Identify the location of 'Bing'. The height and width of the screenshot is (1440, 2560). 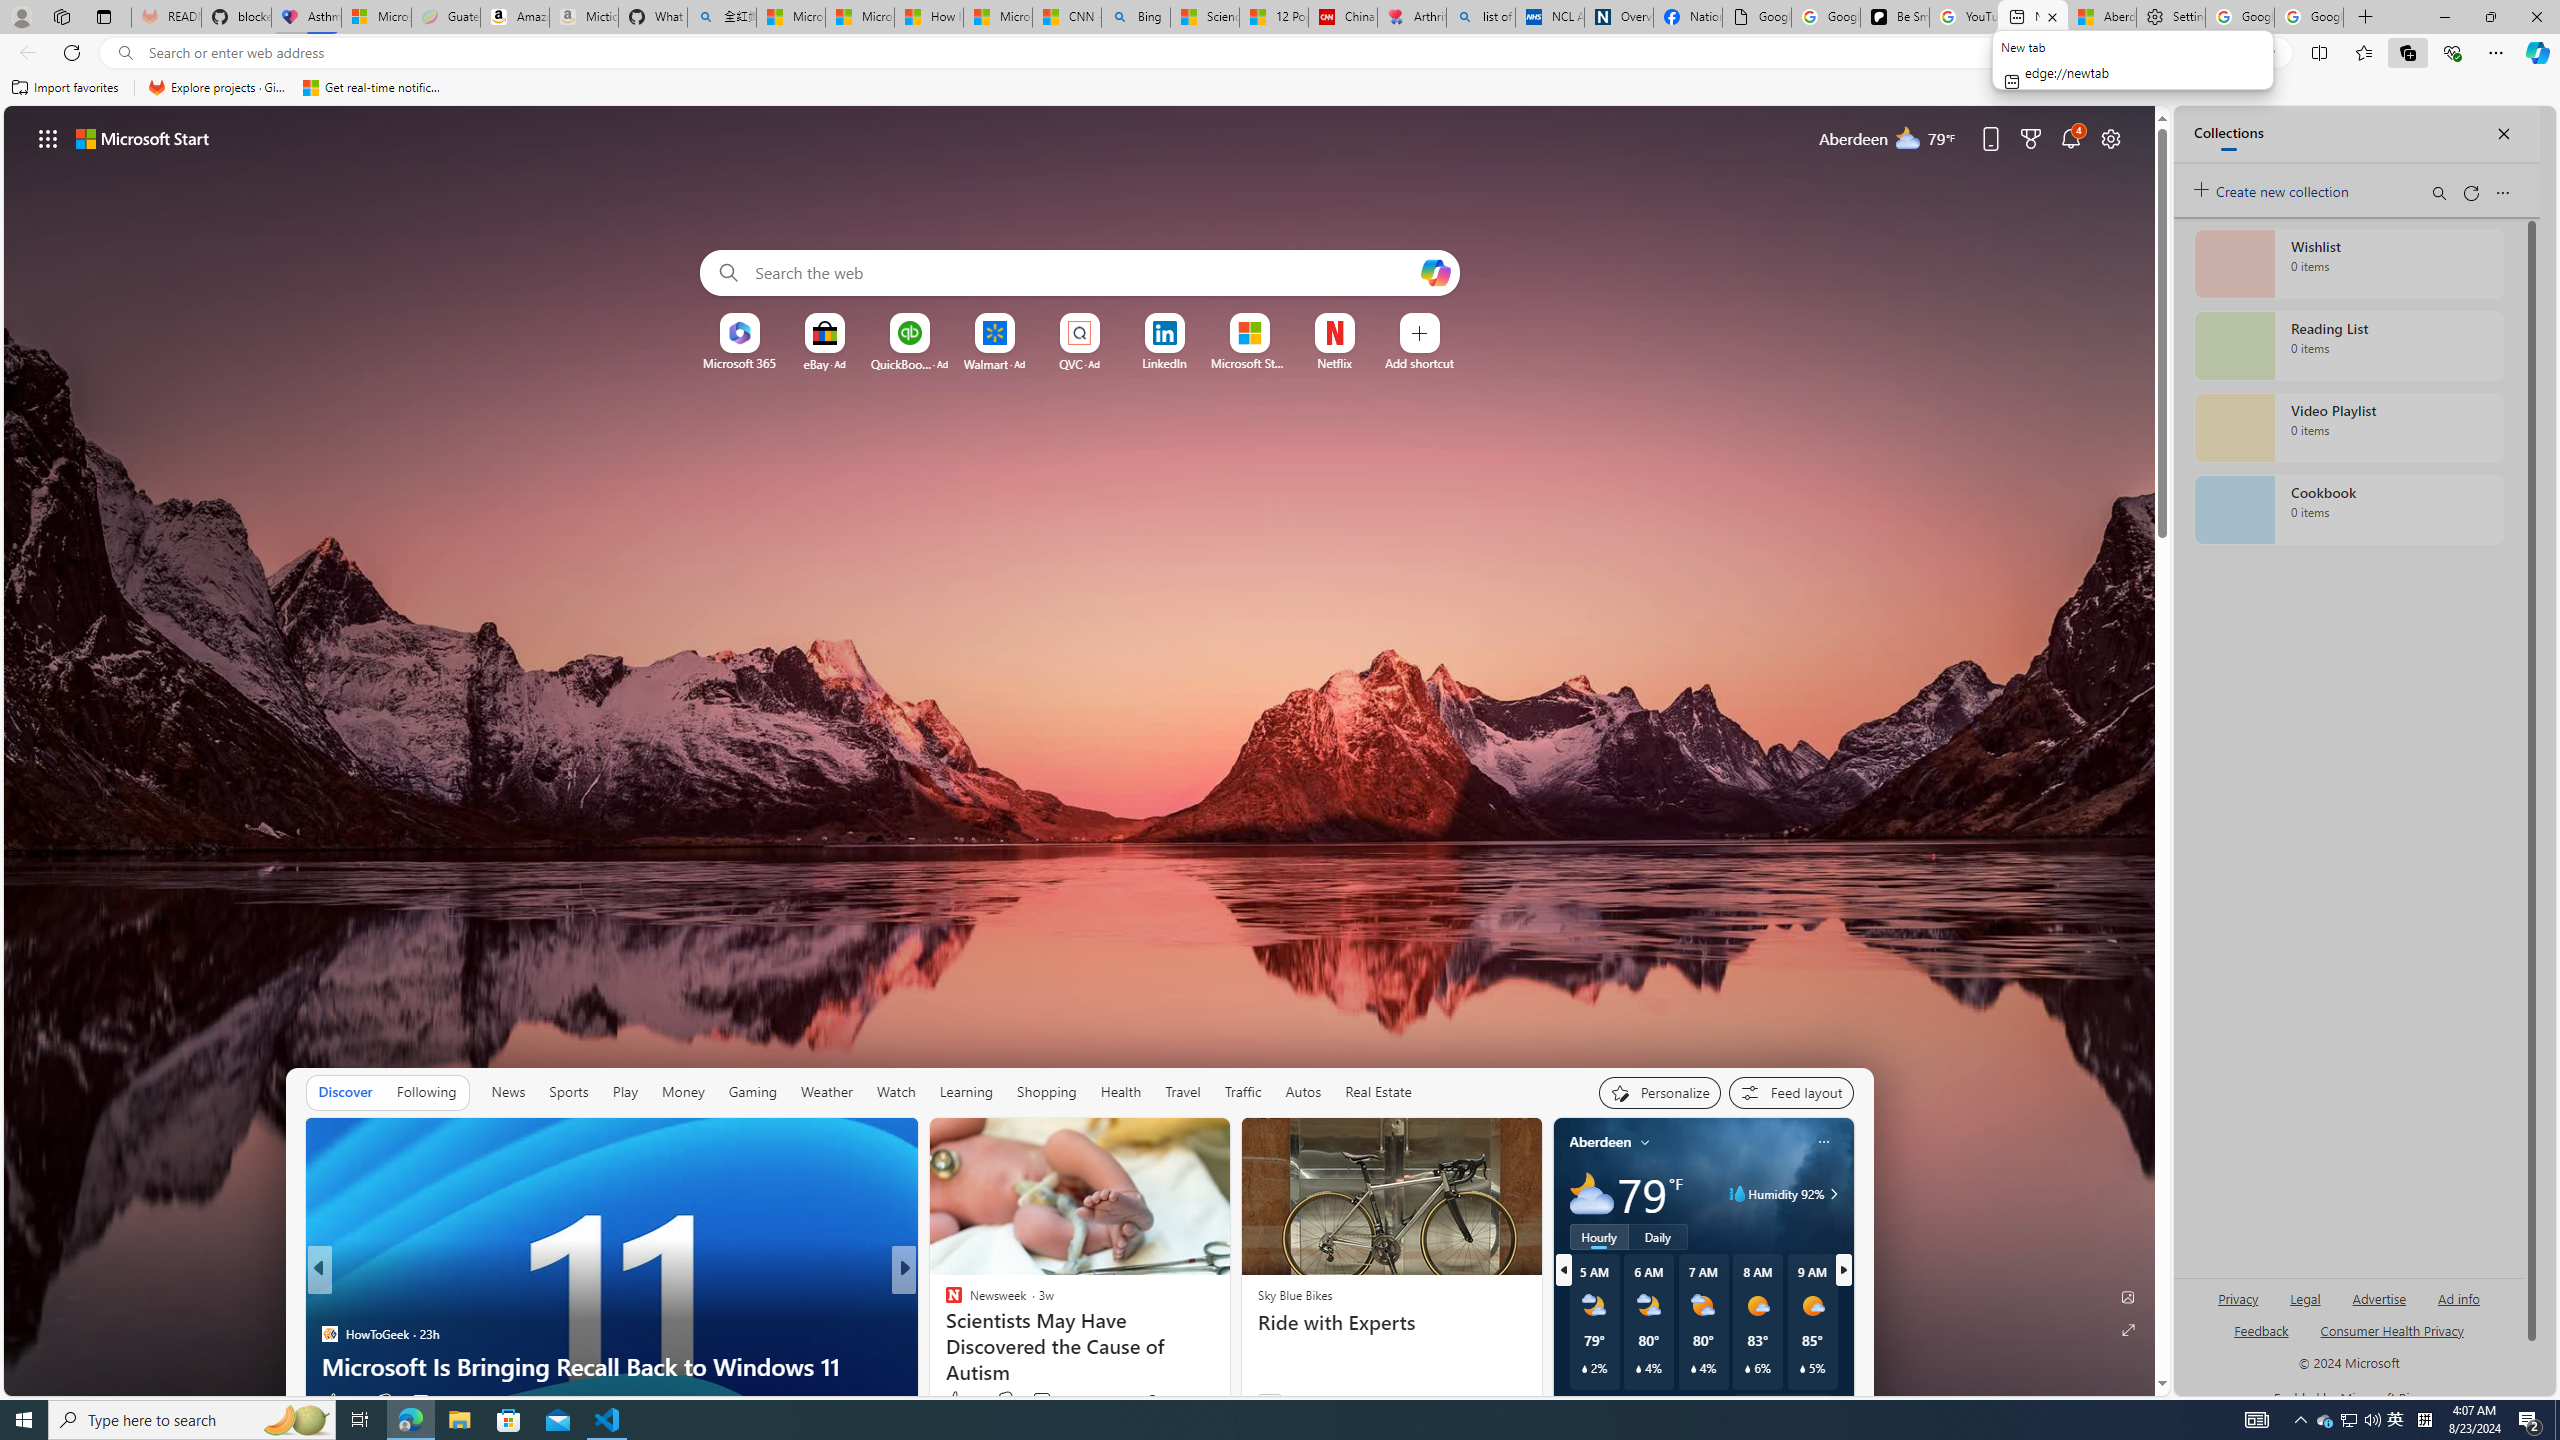
(1136, 16).